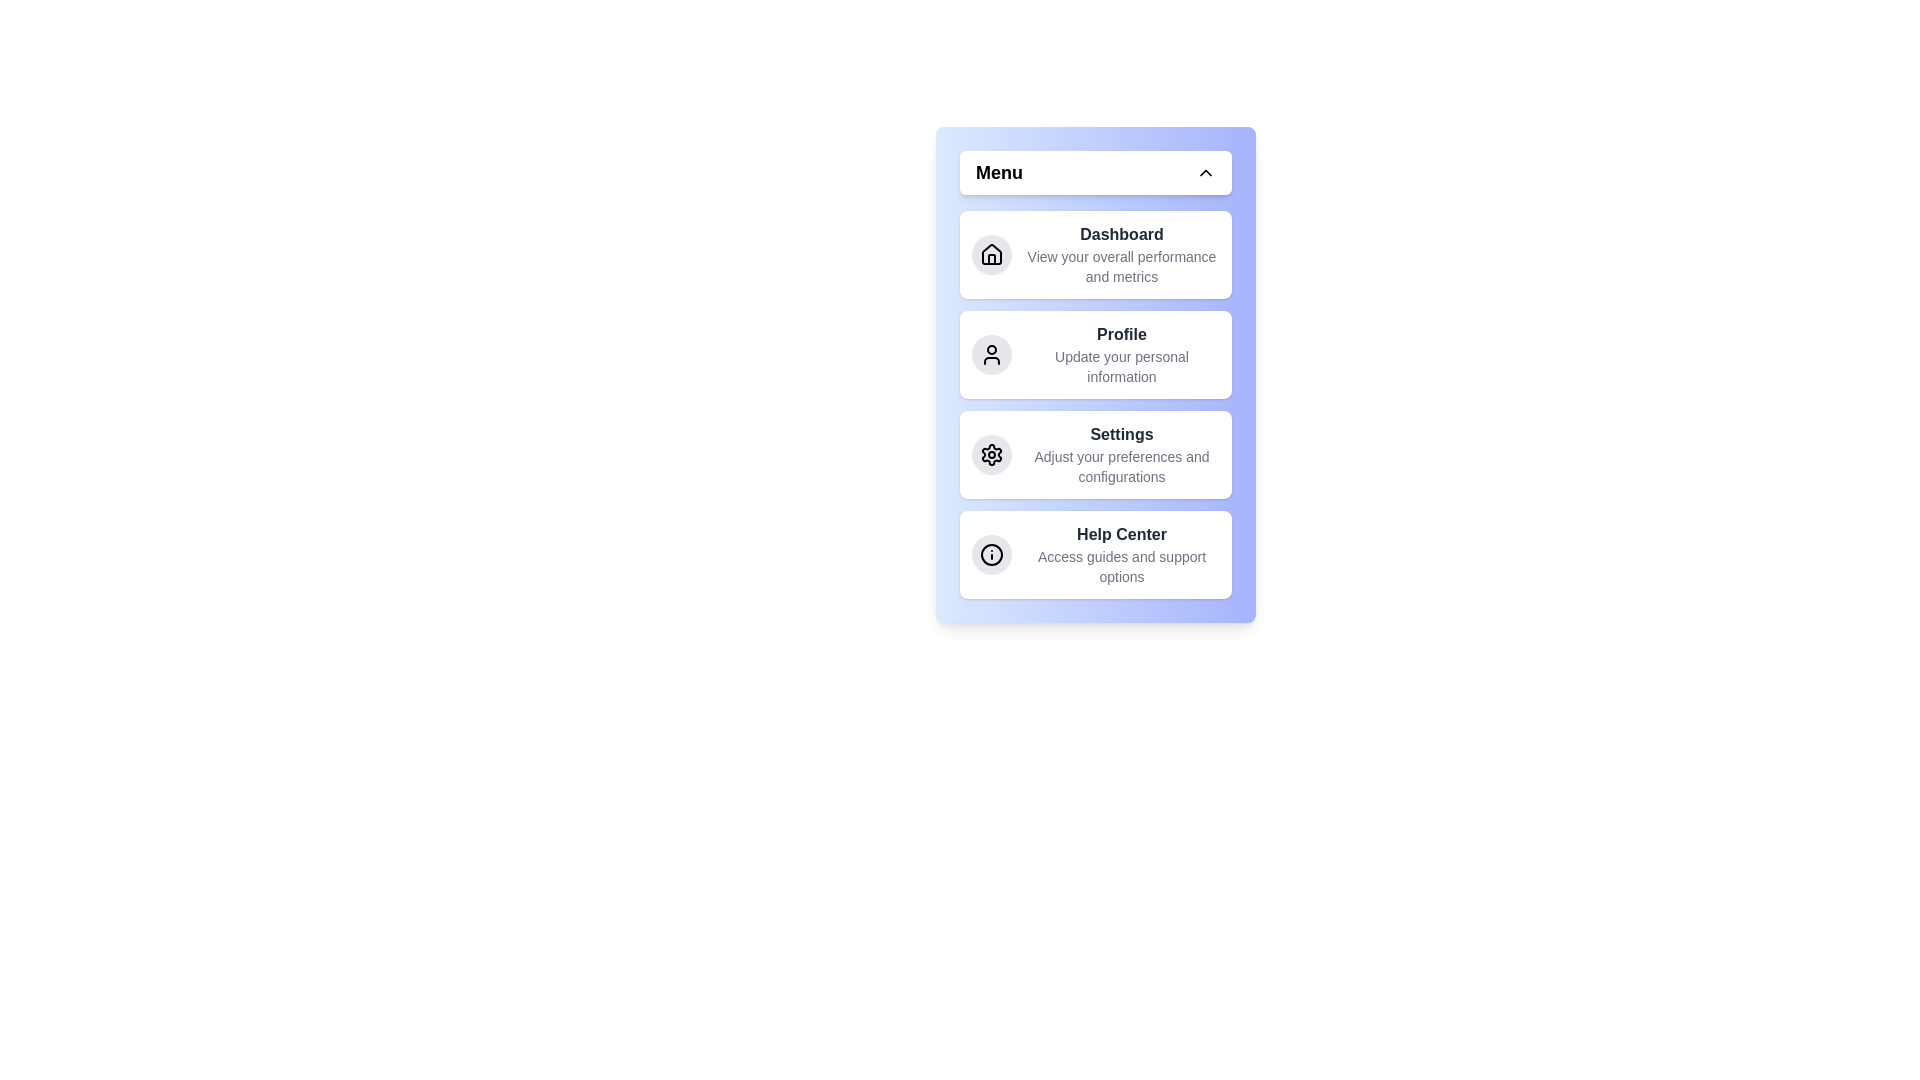 The height and width of the screenshot is (1080, 1920). What do you see at coordinates (1094, 253) in the screenshot?
I see `the menu item labeled Dashboard to navigate to its section` at bounding box center [1094, 253].